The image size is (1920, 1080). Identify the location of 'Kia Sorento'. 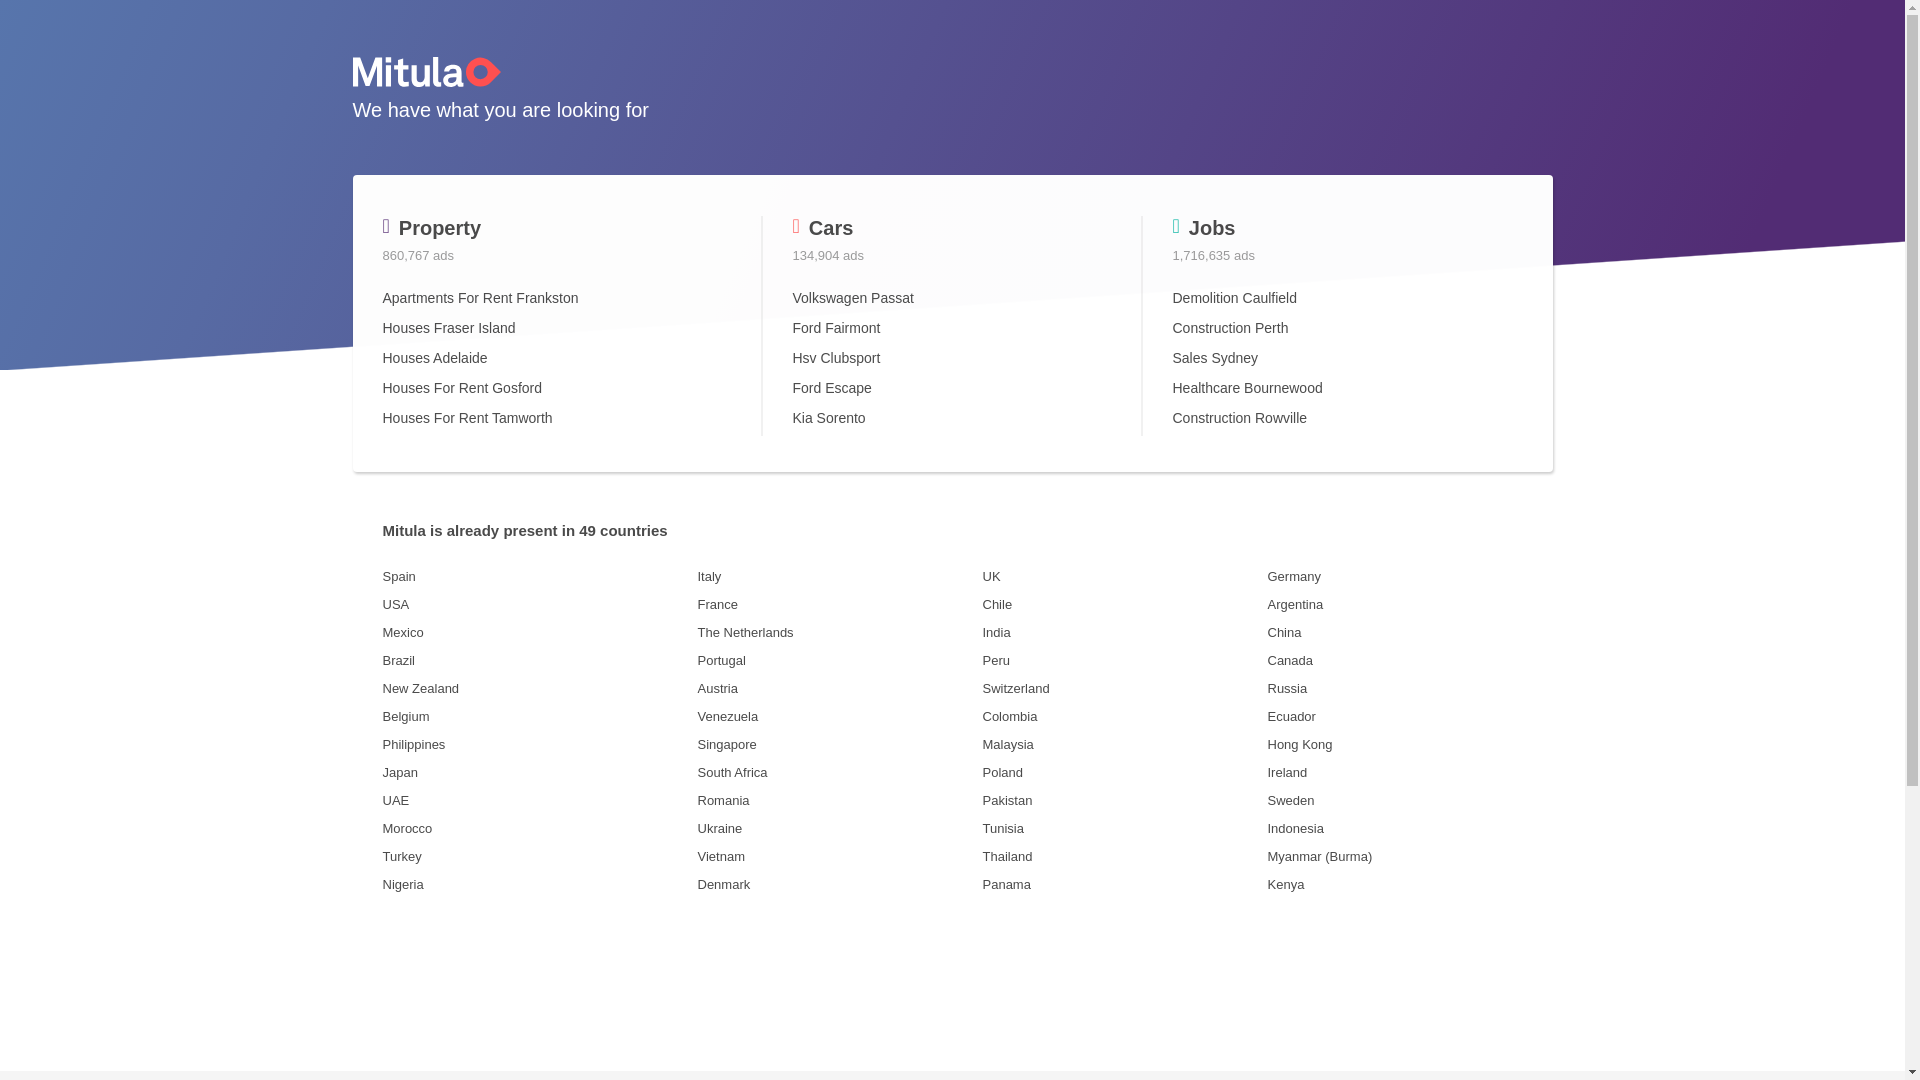
(828, 416).